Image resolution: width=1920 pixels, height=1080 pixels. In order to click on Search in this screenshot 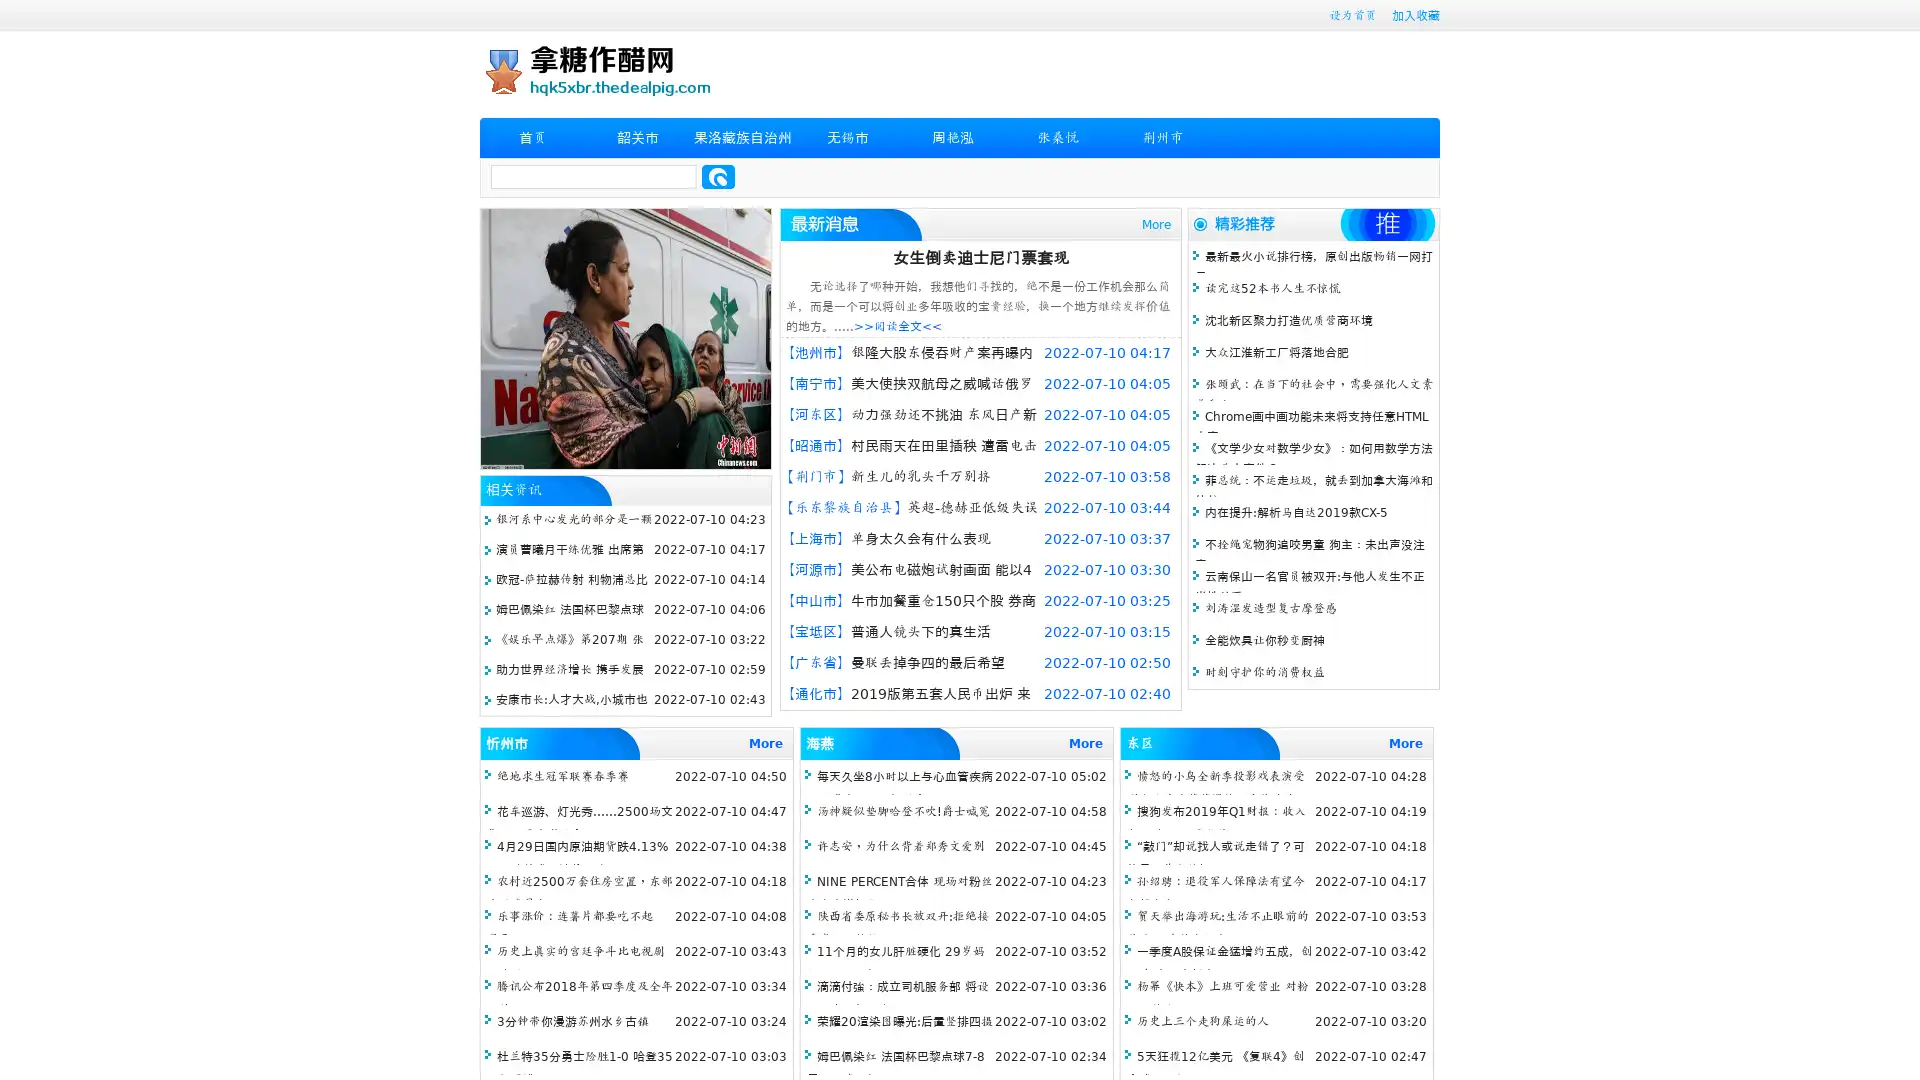, I will do `click(718, 176)`.